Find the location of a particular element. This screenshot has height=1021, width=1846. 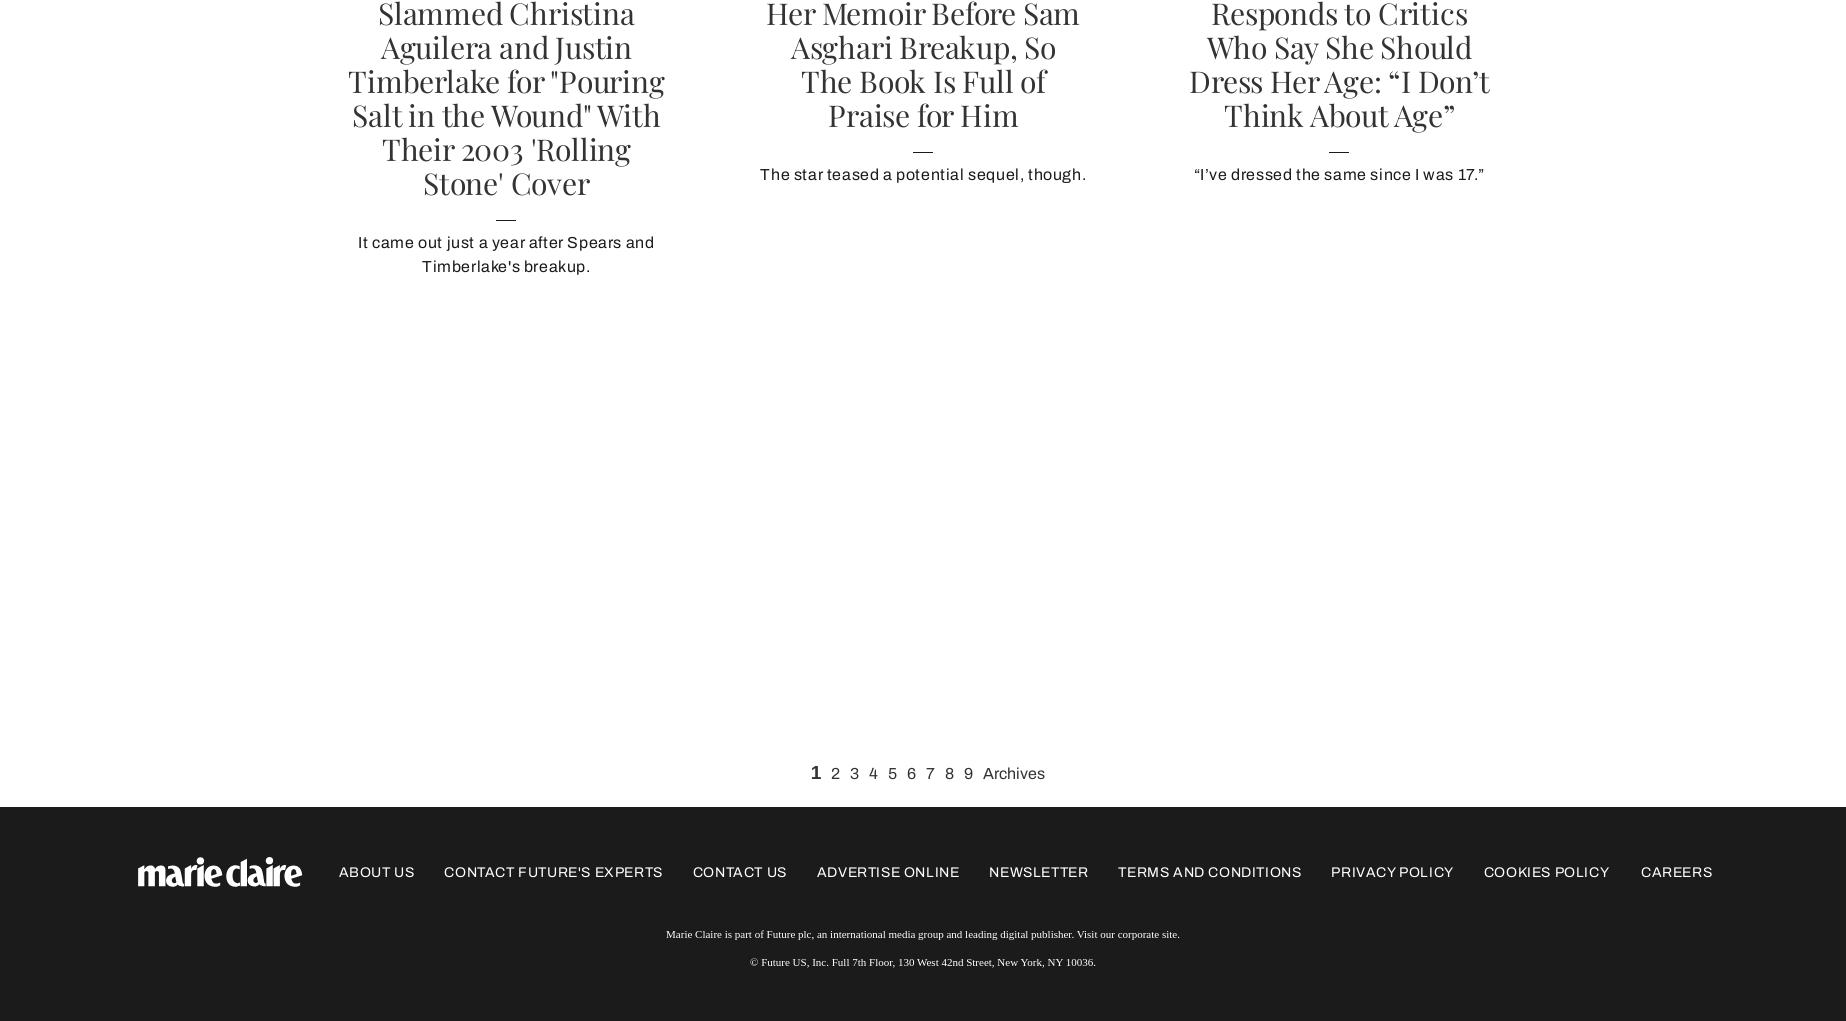

'8' is located at coordinates (944, 773).